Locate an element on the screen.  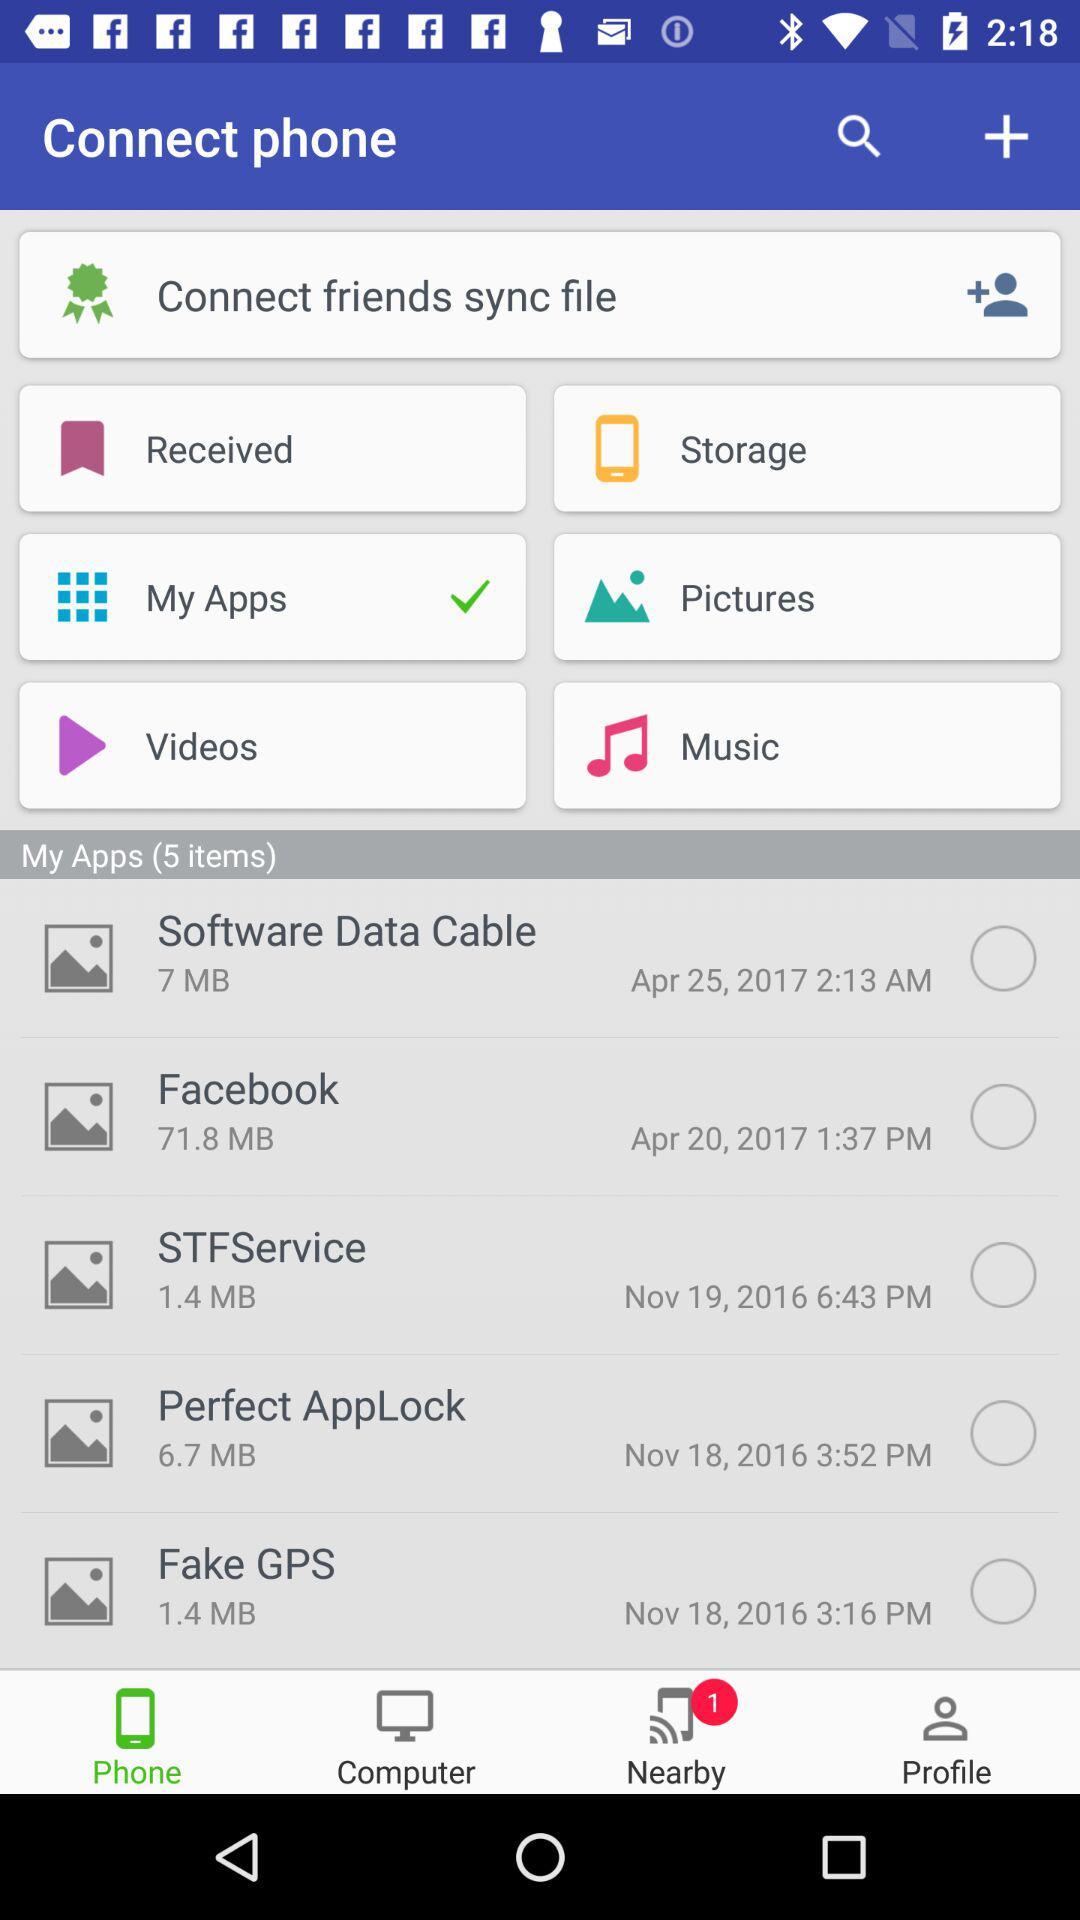
below my apps is located at coordinates (273, 744).